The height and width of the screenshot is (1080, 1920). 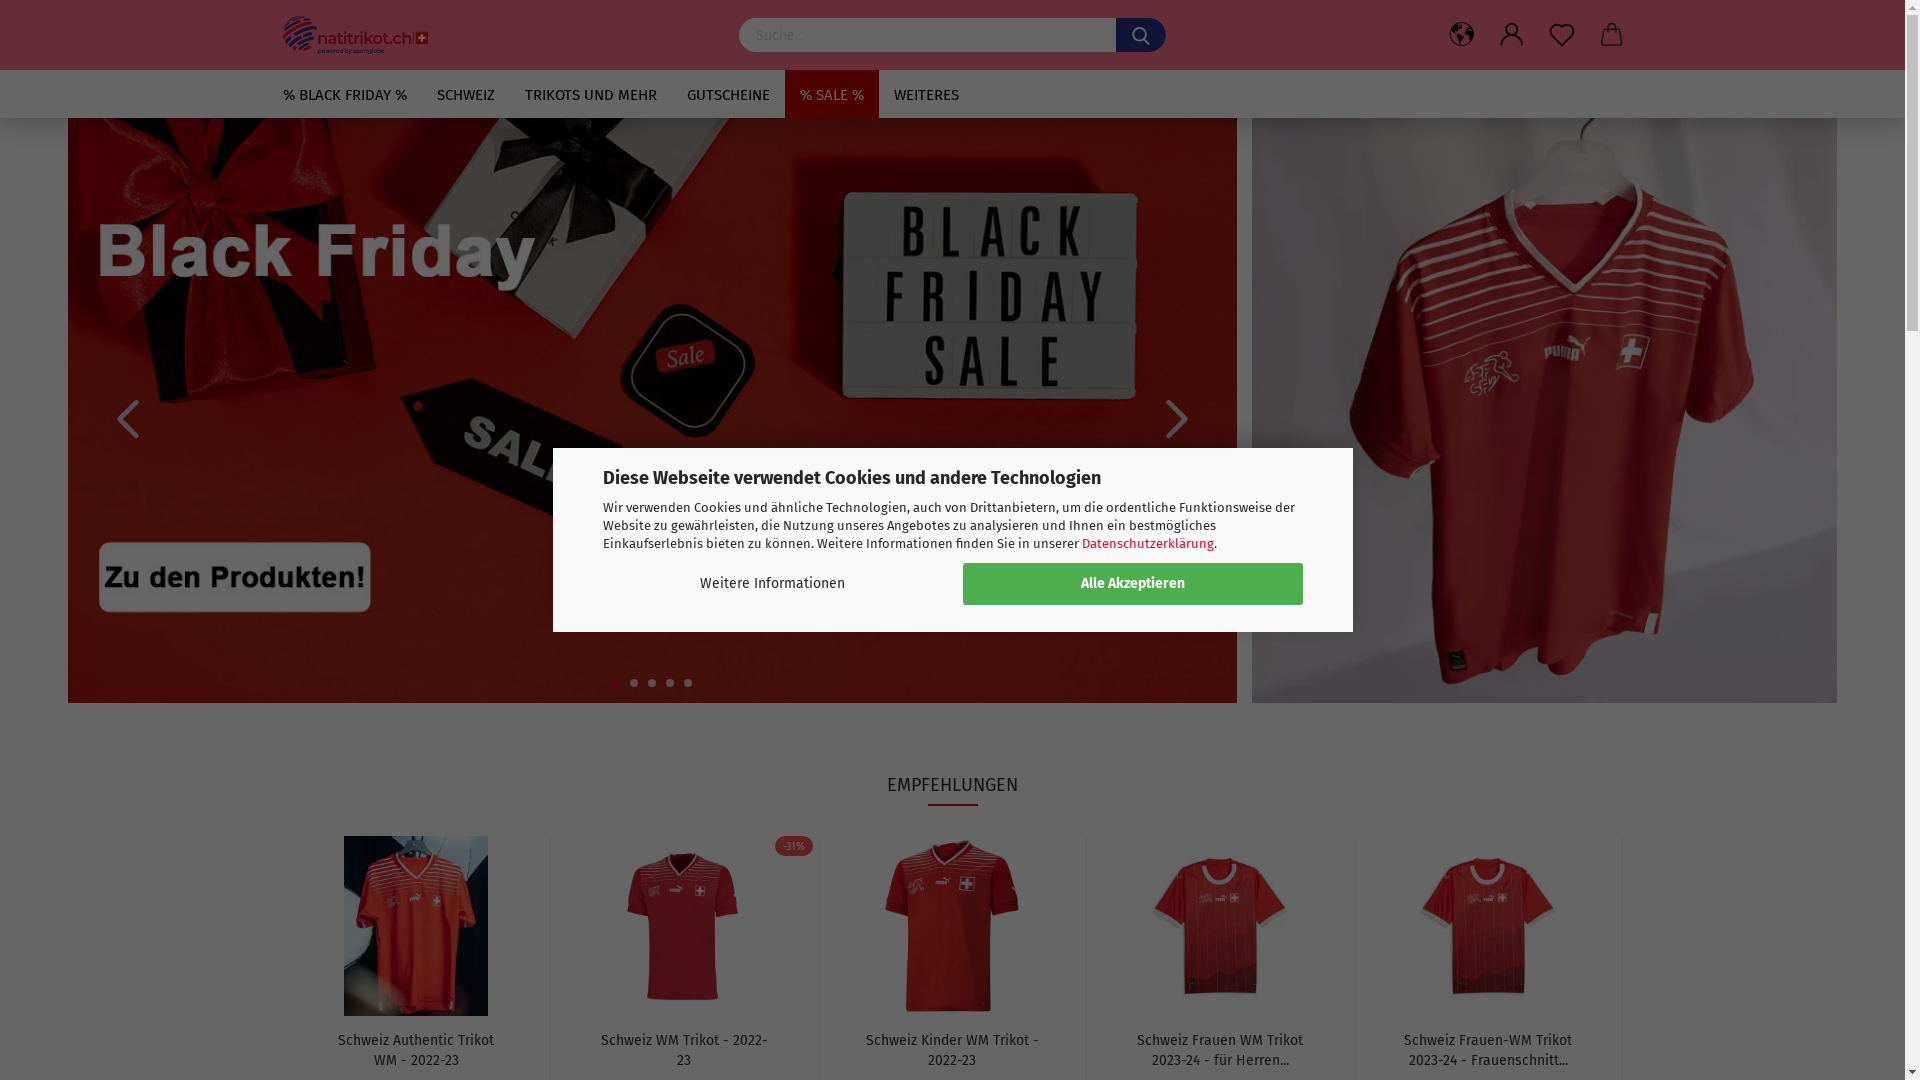 What do you see at coordinates (311, 925) in the screenshot?
I see `'Schweiz Authentic Trikot WM - 2022-23'` at bounding box center [311, 925].